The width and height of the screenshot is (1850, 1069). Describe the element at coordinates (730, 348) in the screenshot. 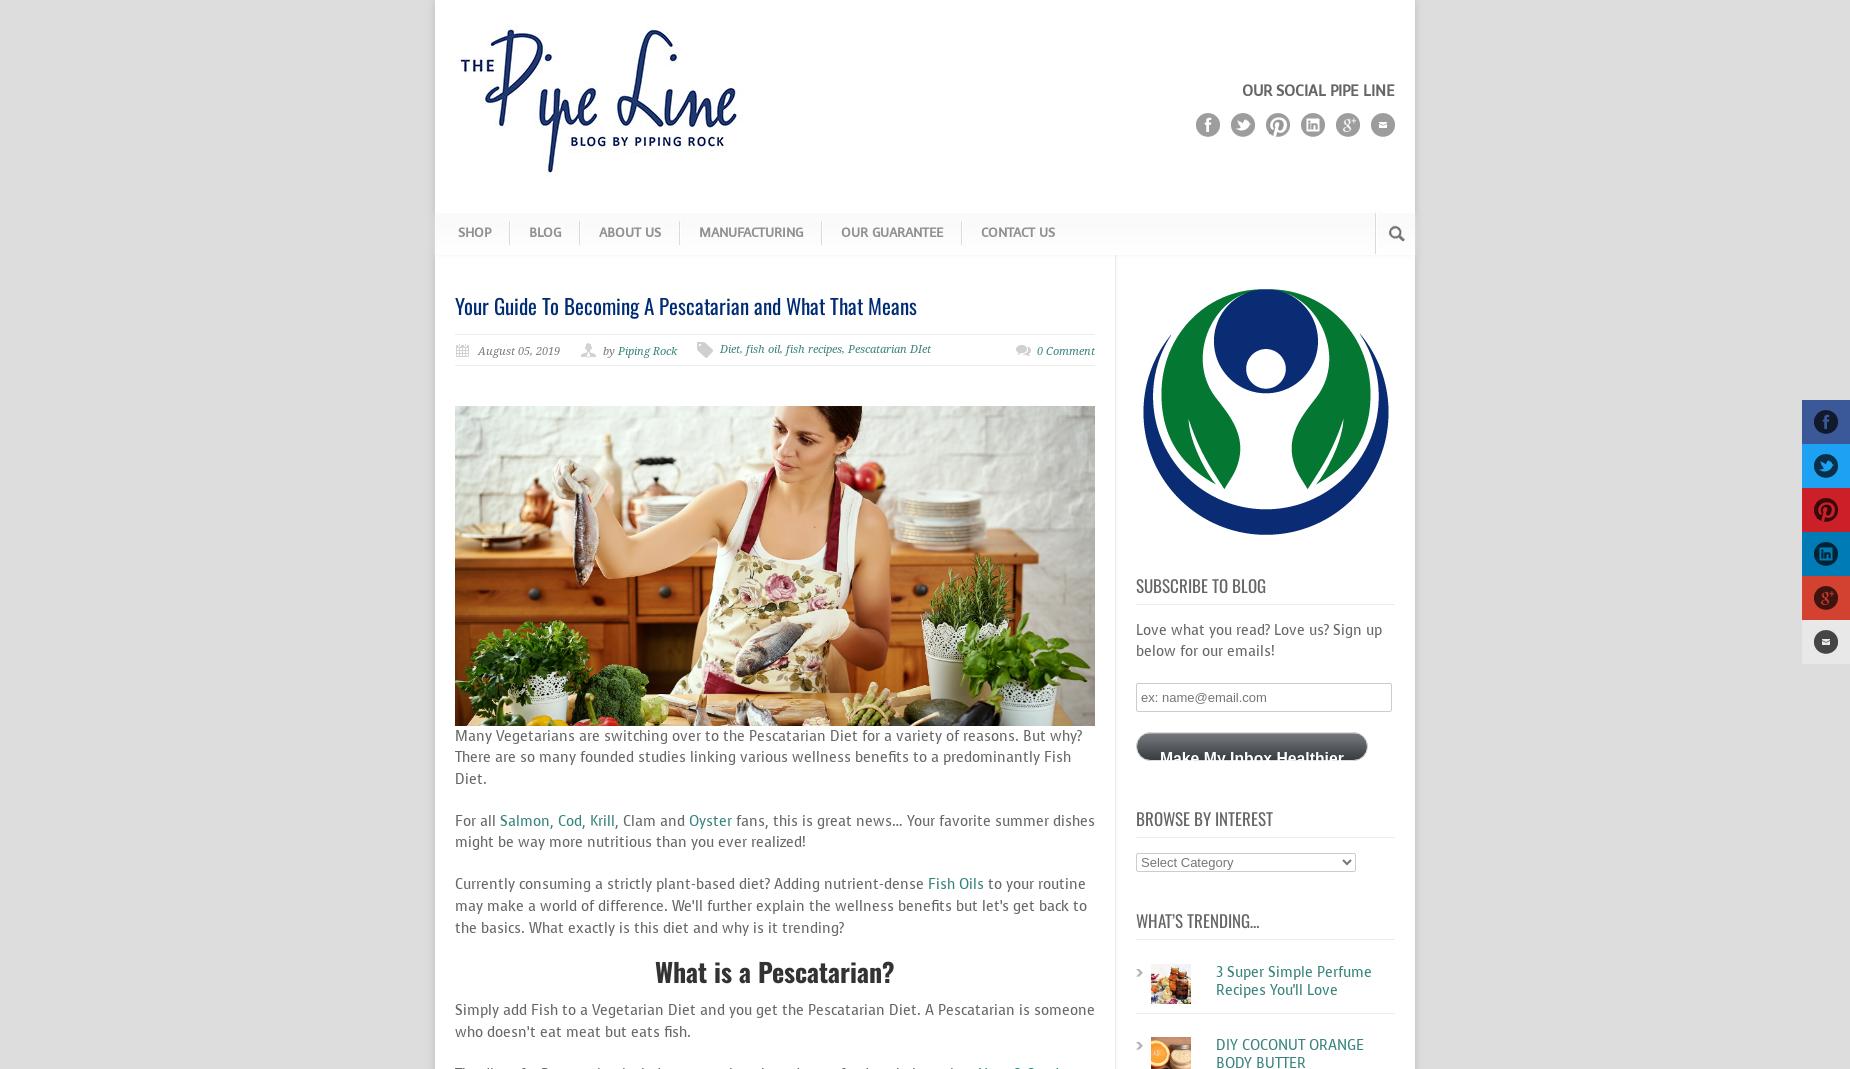

I see `'Diet'` at that location.